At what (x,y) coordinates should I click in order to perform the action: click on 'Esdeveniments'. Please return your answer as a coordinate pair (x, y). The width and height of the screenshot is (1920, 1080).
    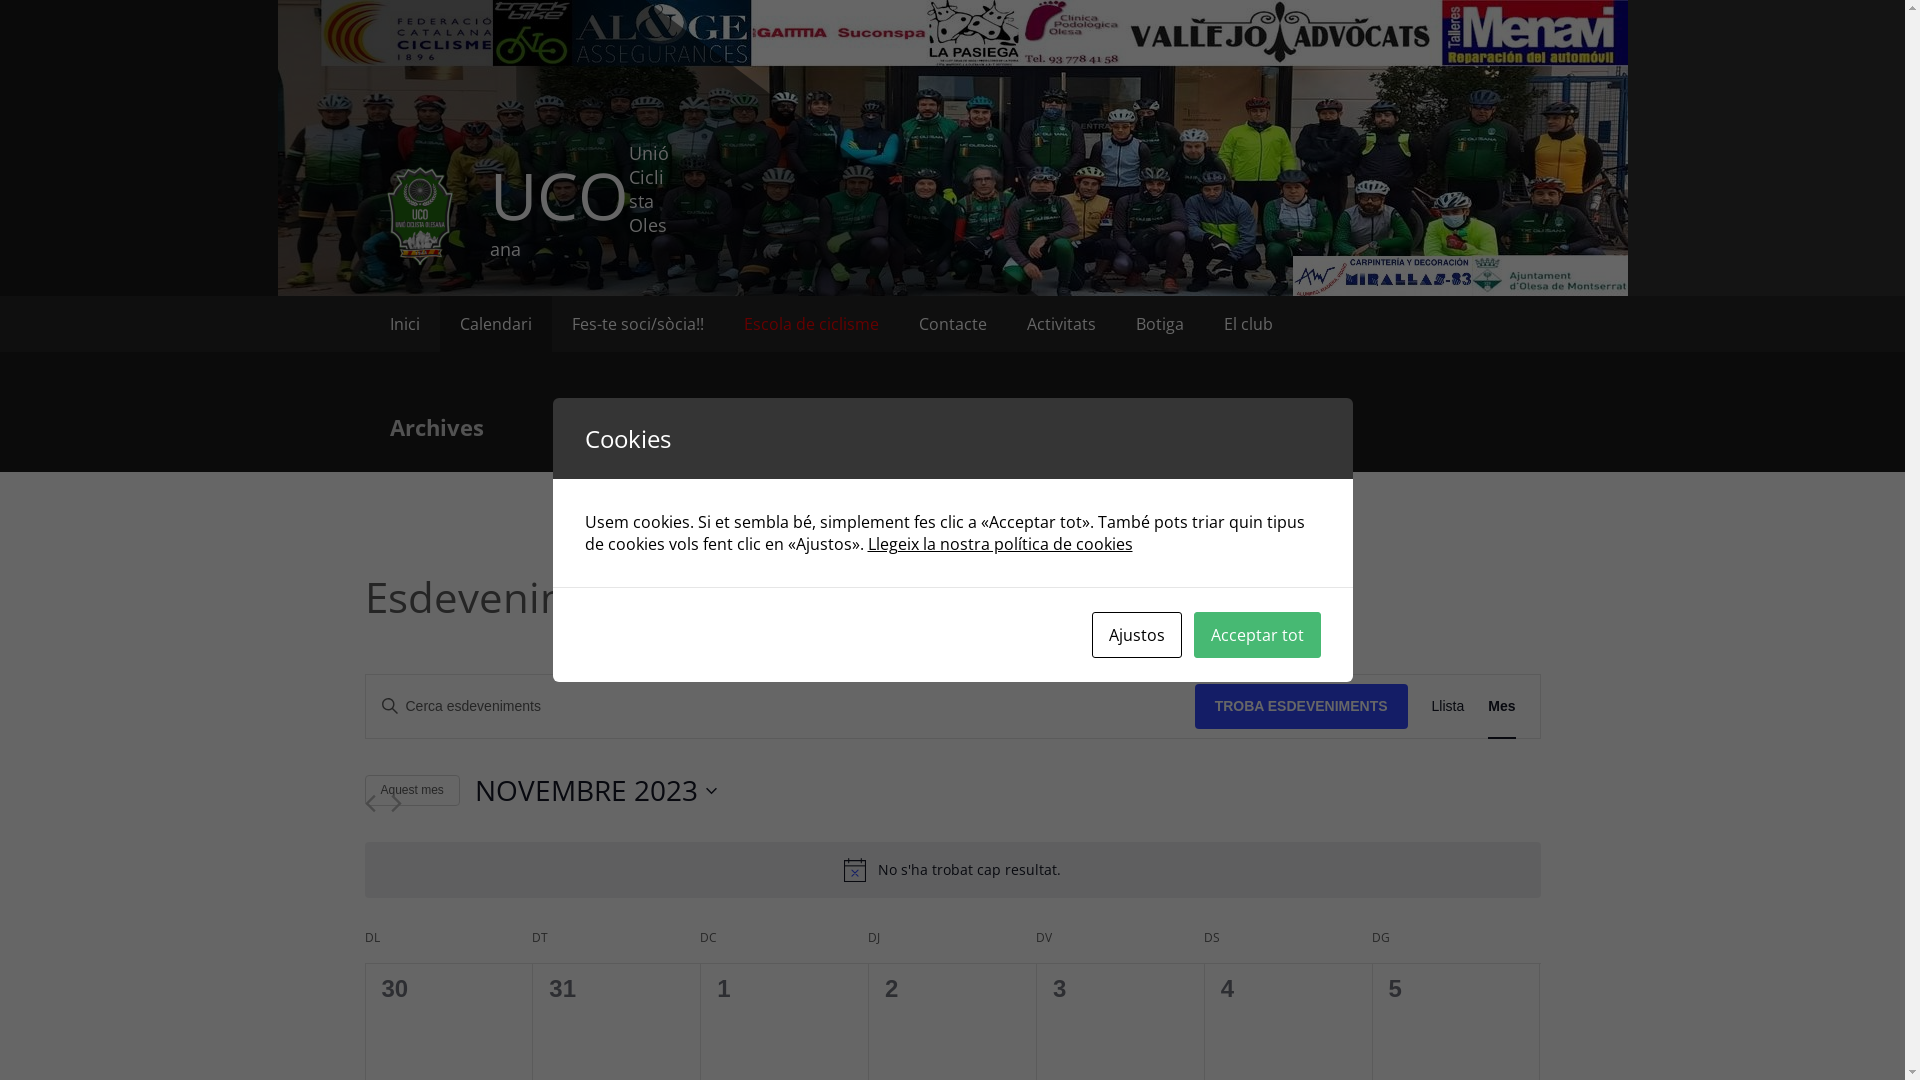
    Looking at the image, I should click on (513, 596).